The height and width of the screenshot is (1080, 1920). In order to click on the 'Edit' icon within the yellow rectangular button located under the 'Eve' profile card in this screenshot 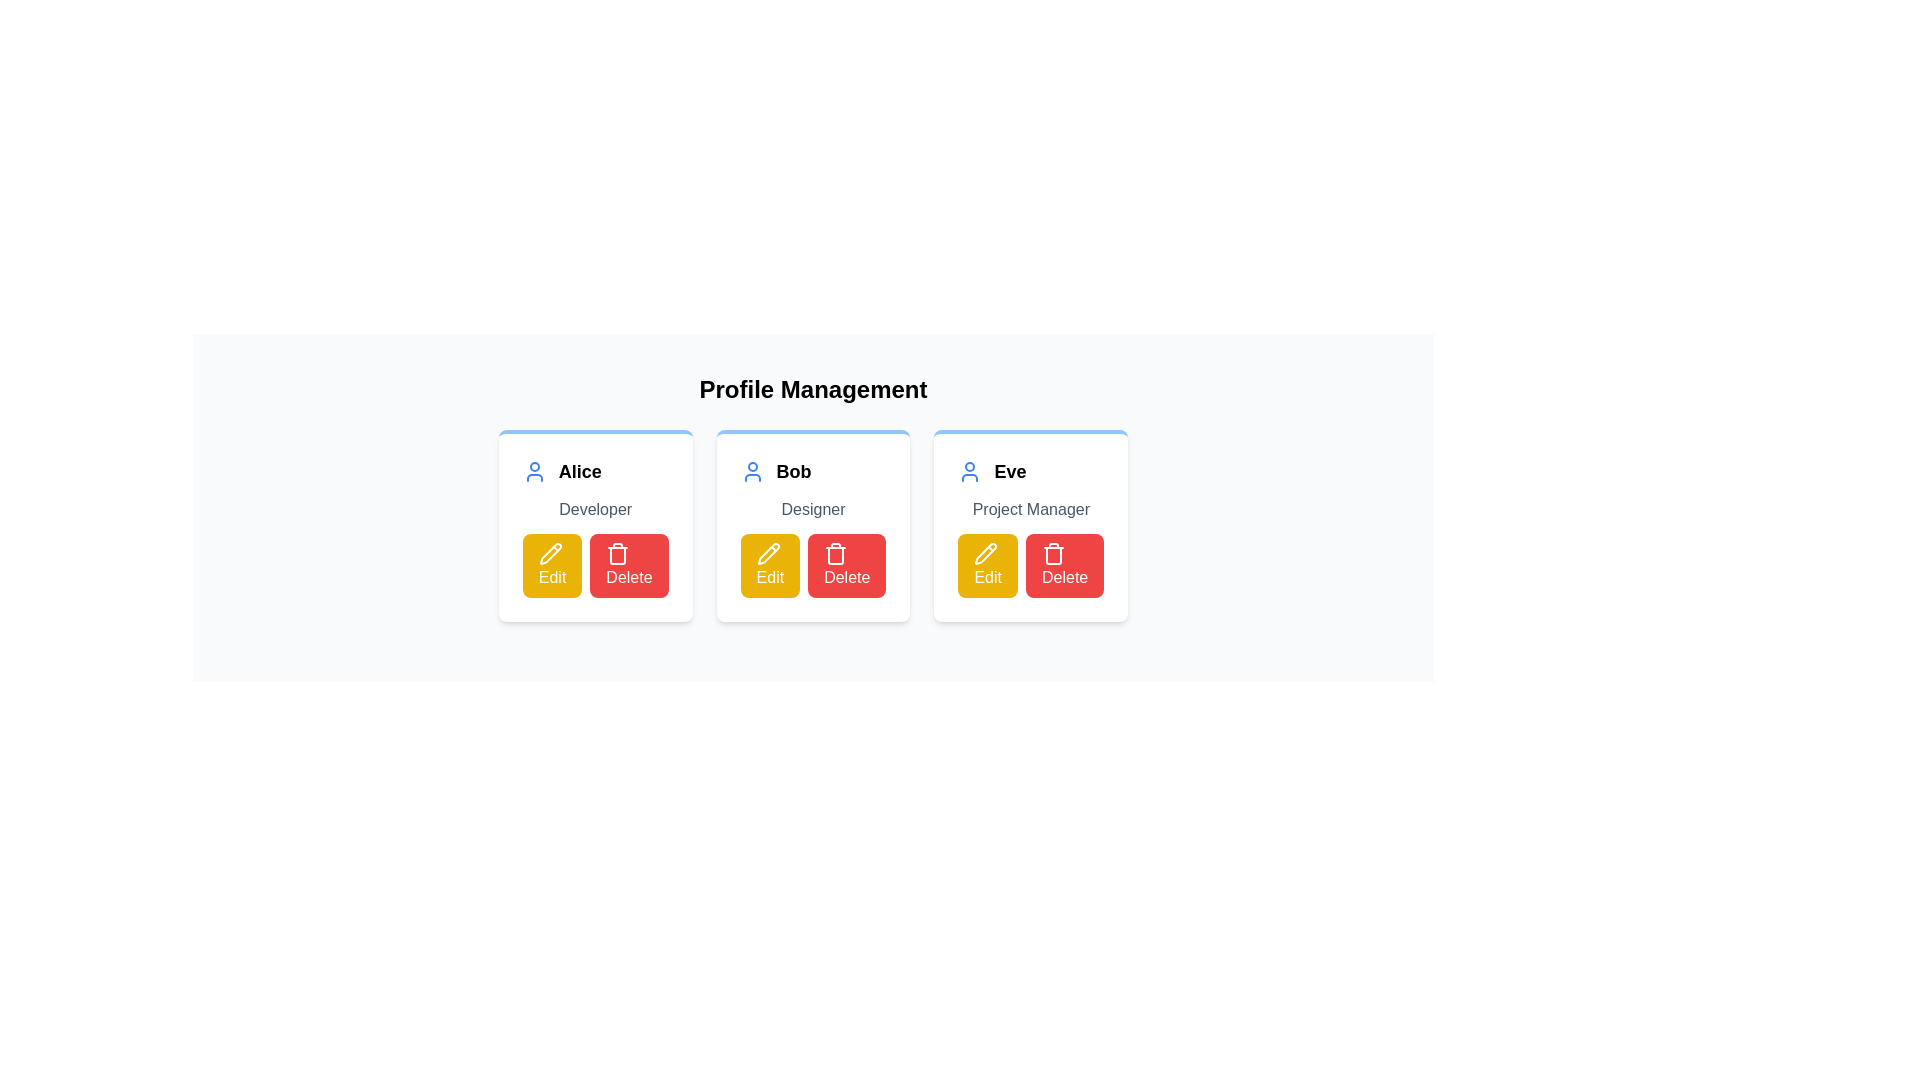, I will do `click(986, 554)`.